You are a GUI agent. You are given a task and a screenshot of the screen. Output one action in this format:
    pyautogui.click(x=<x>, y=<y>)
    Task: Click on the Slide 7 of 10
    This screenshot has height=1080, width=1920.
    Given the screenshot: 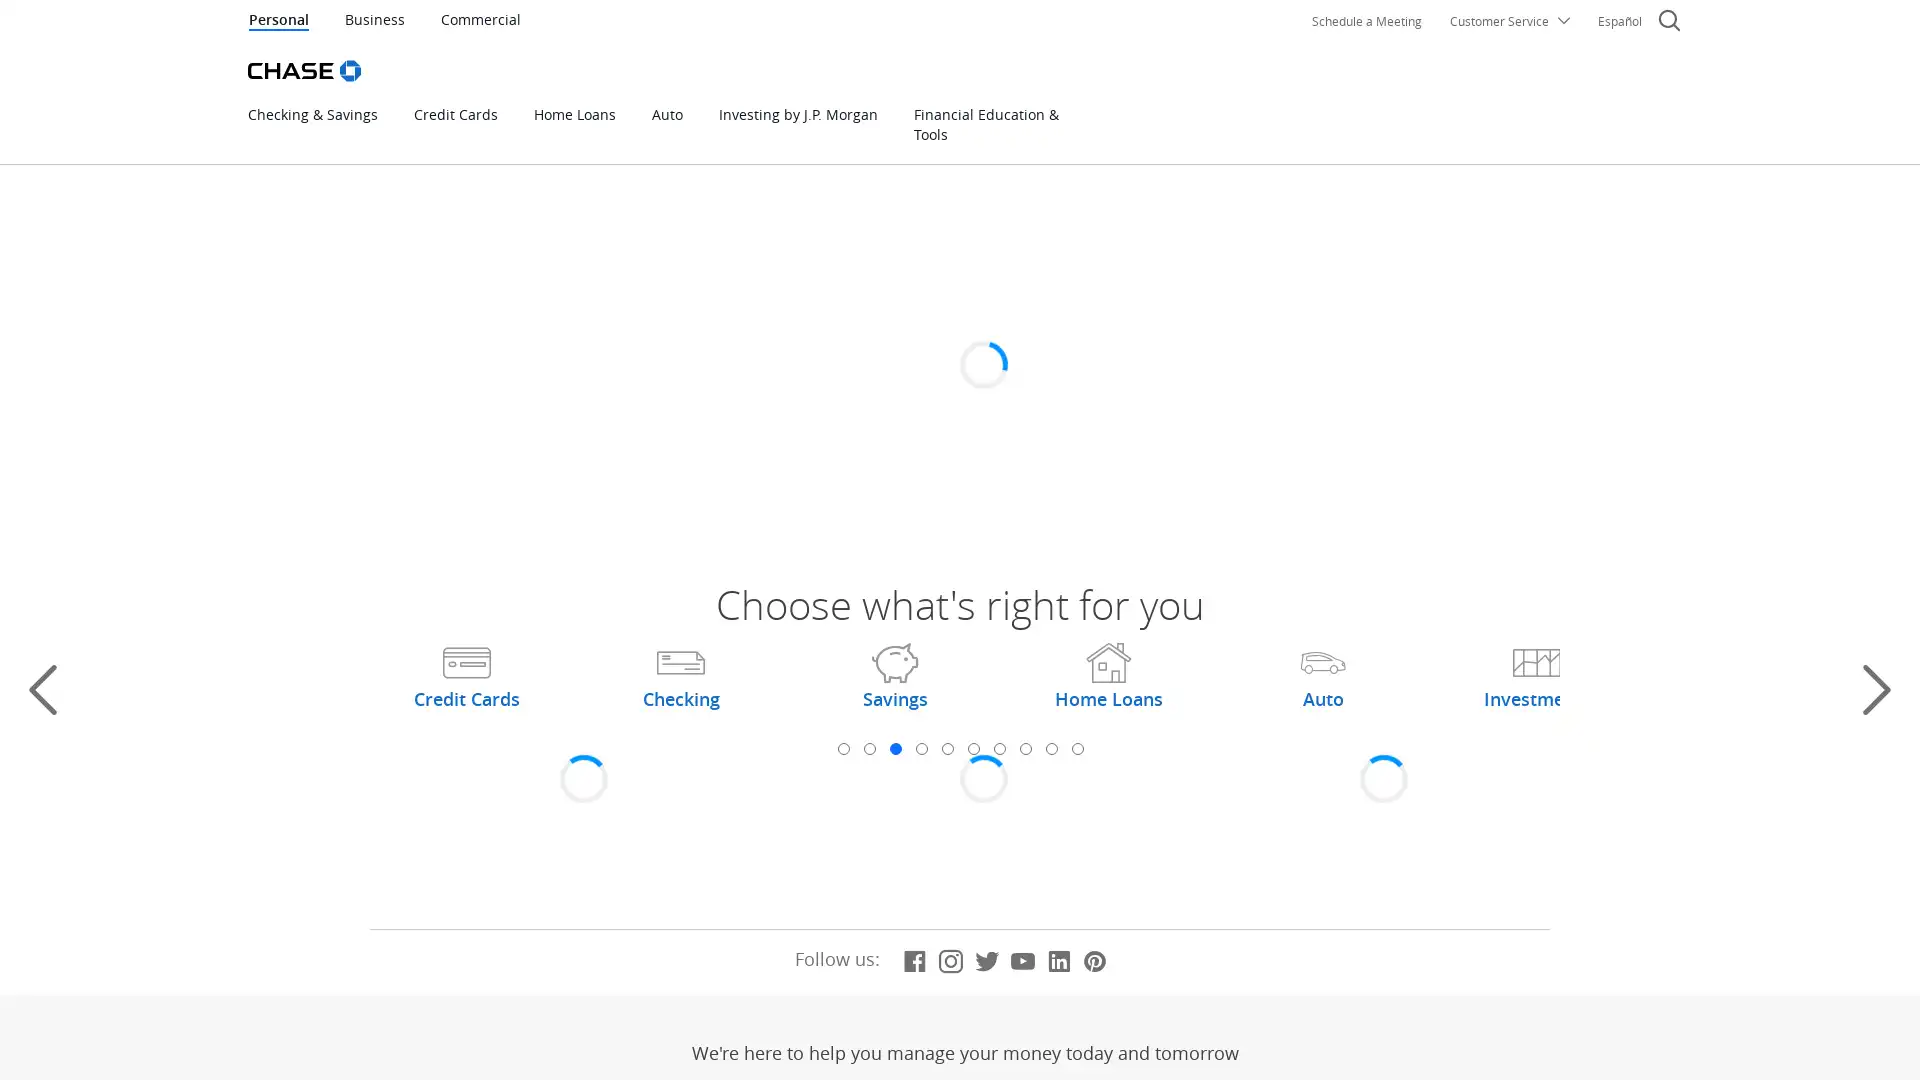 What is the action you would take?
    pyautogui.click(x=998, y=748)
    